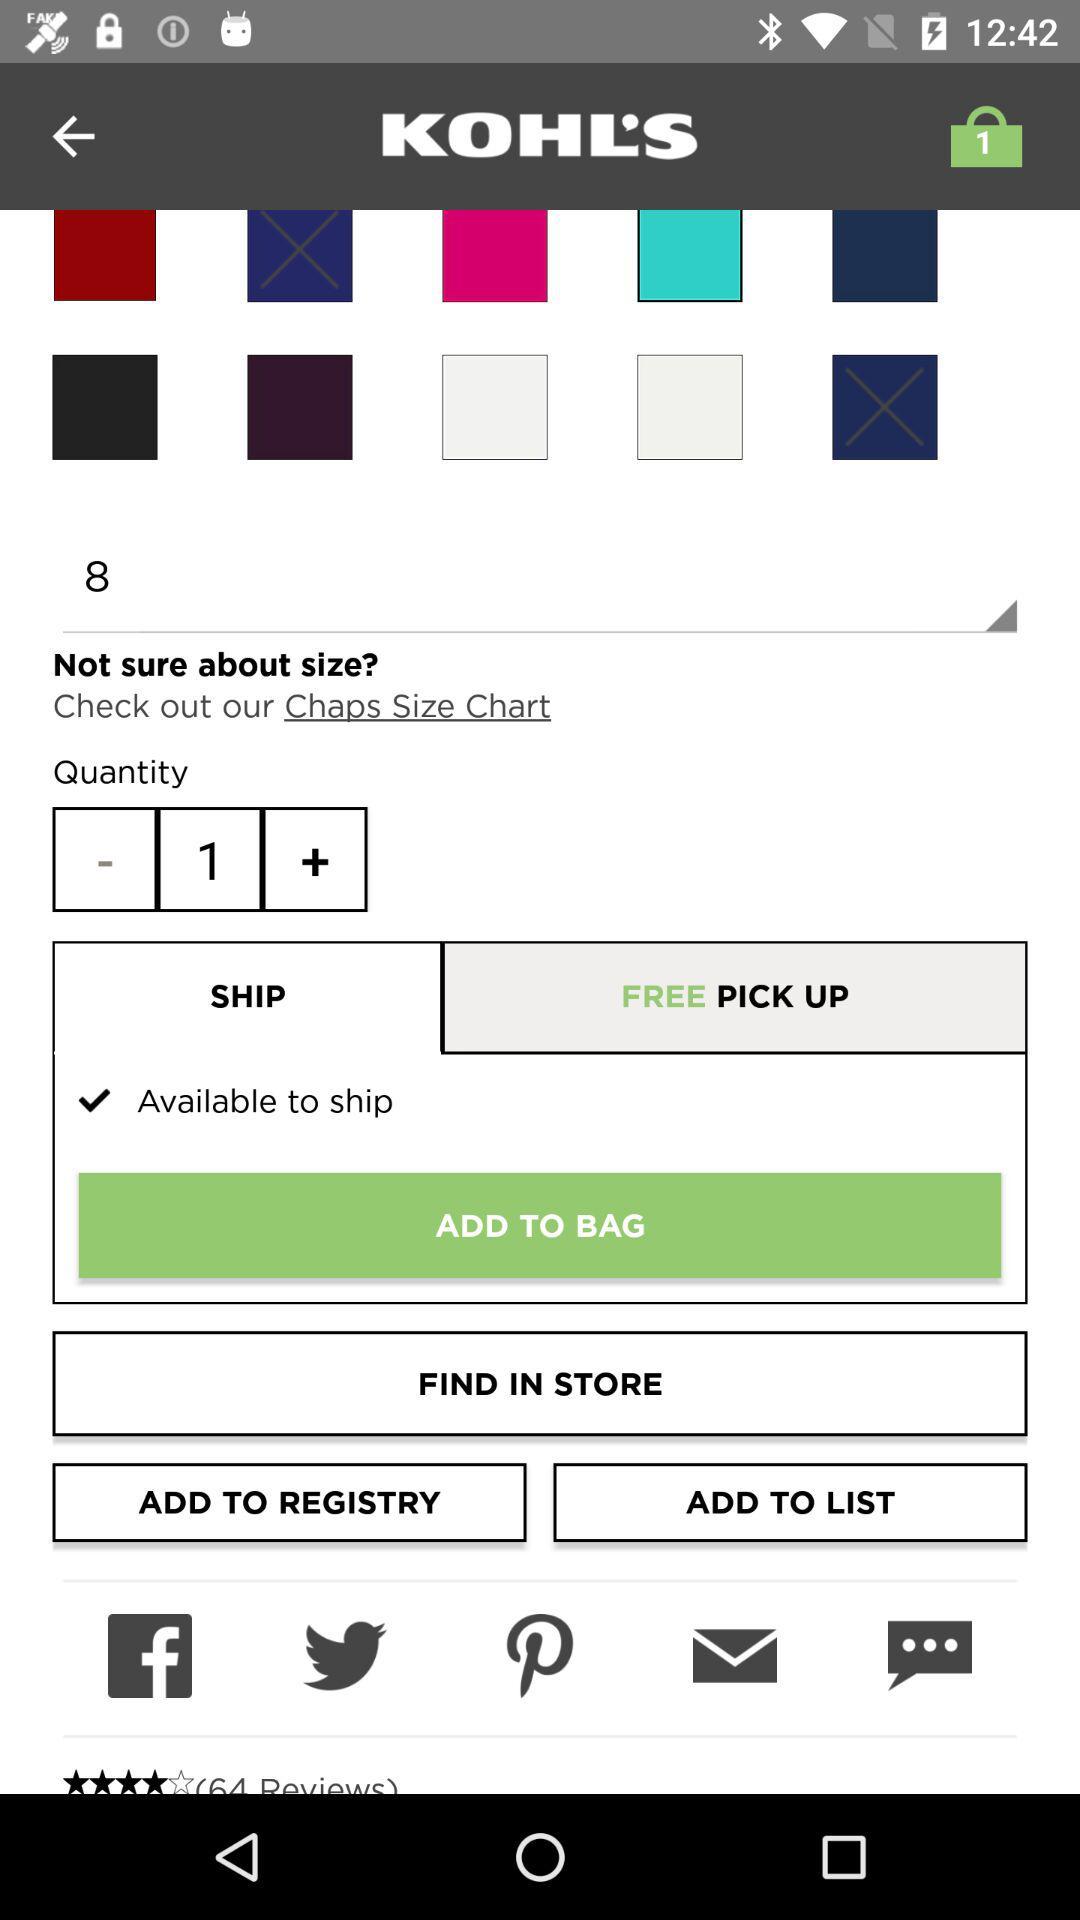 The width and height of the screenshot is (1080, 1920). I want to click on see colour blue, so click(689, 255).